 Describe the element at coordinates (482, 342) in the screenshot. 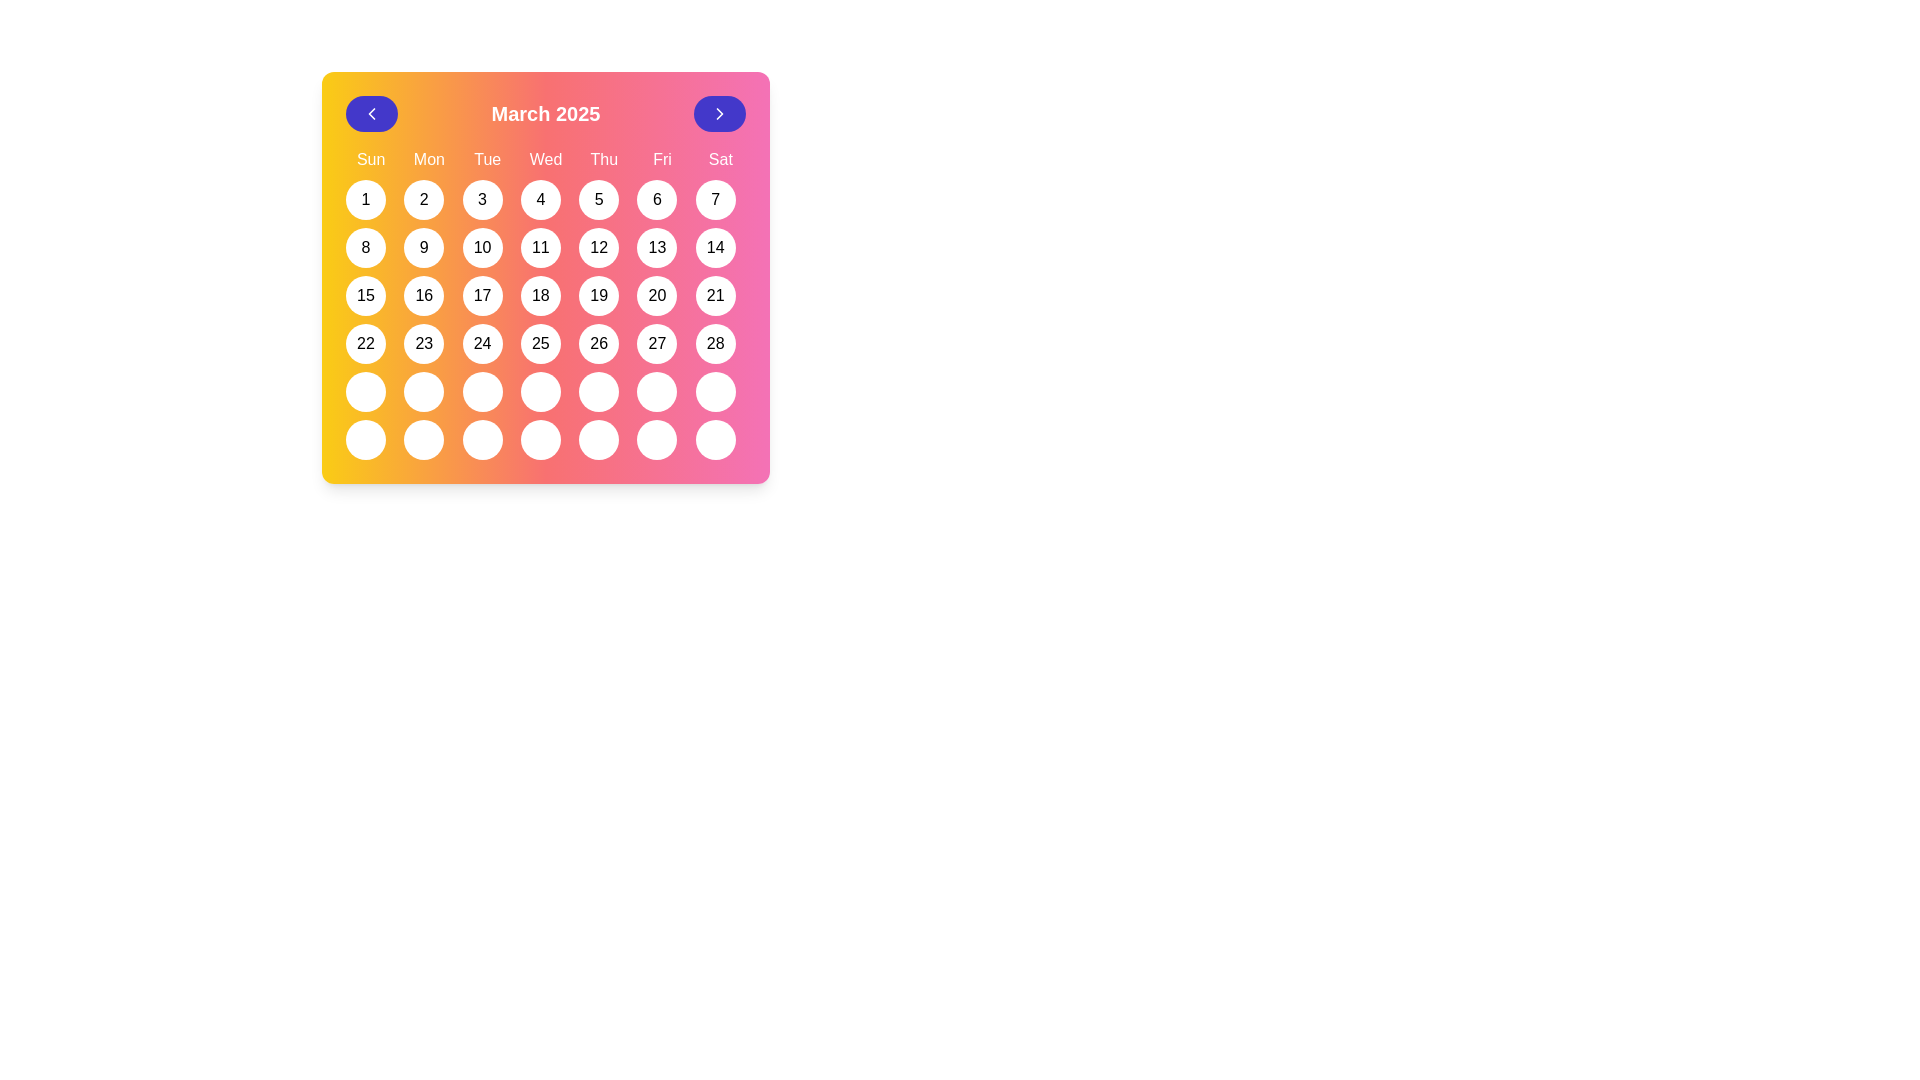

I see `the circular button with a white background and black text '24' to change its background color to indigo` at that location.